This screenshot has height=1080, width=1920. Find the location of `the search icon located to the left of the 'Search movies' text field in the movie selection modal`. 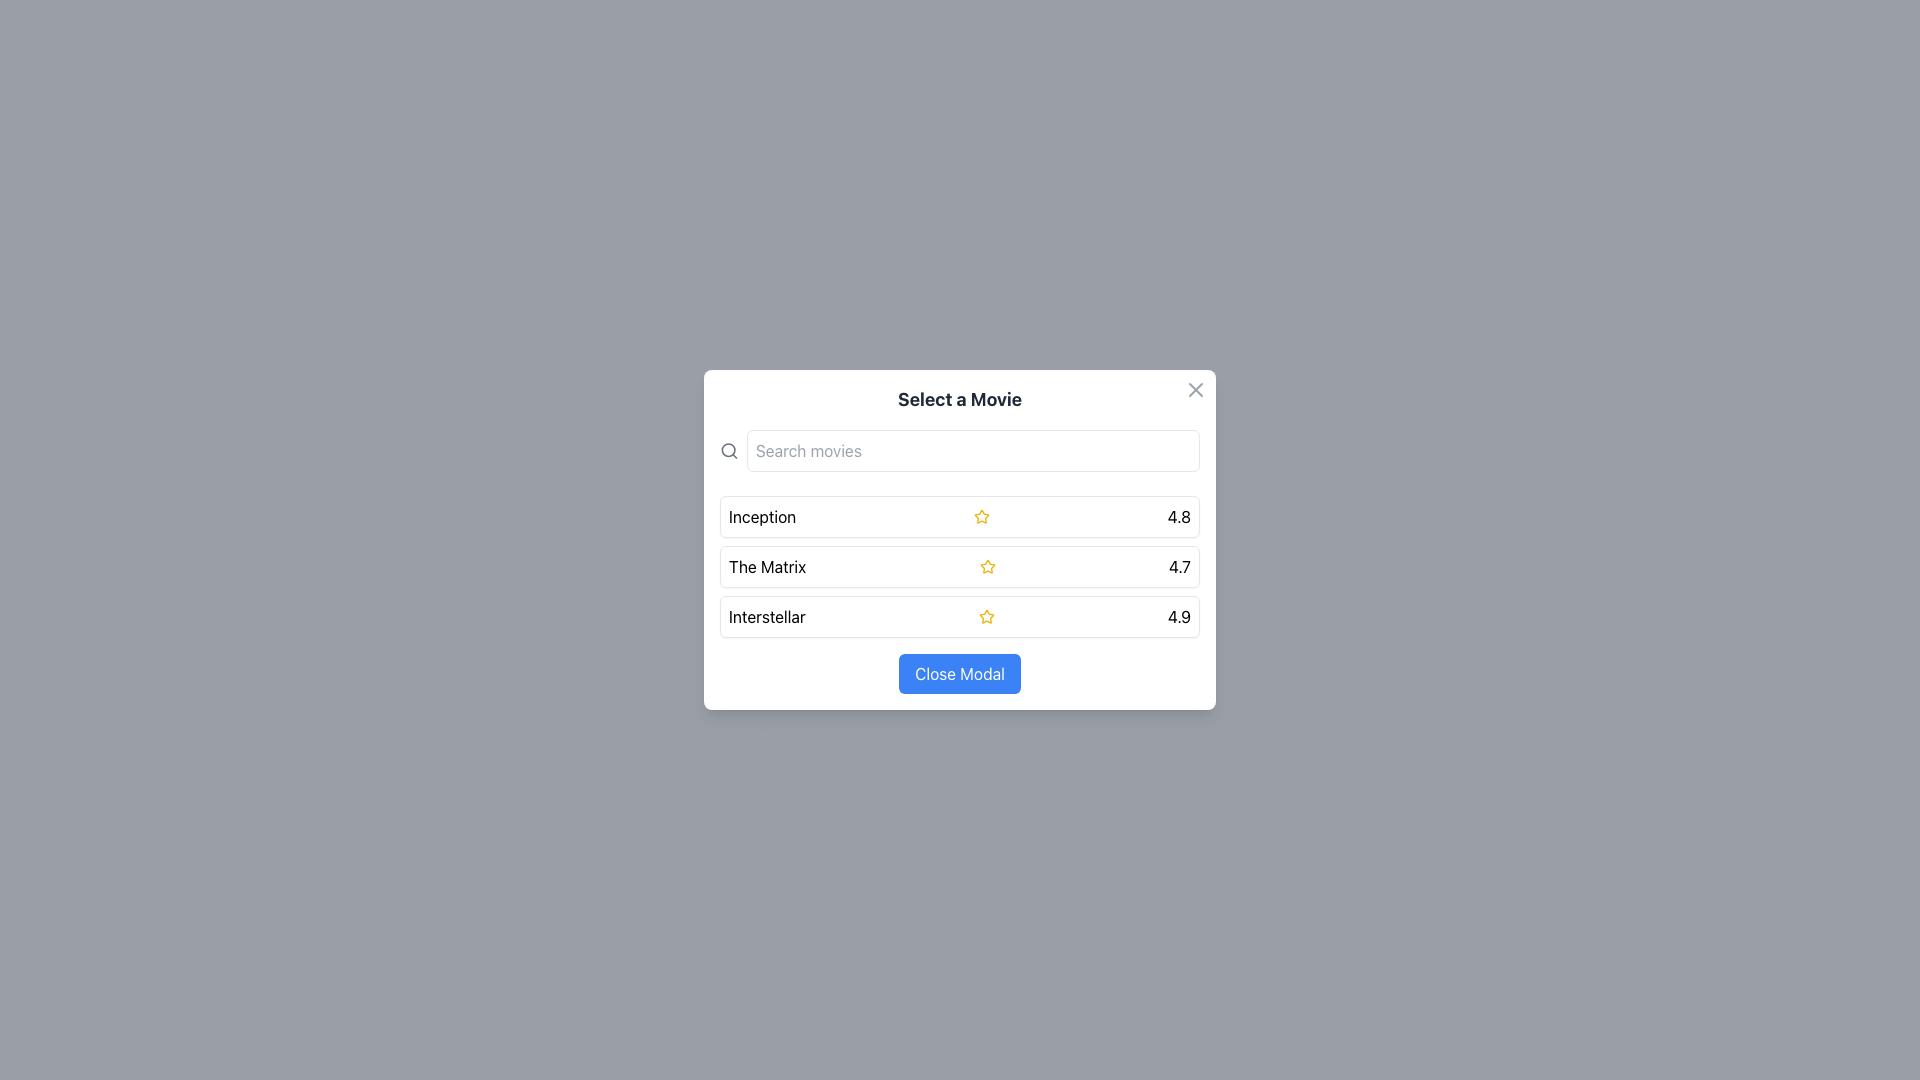

the search icon located to the left of the 'Search movies' text field in the movie selection modal is located at coordinates (728, 451).